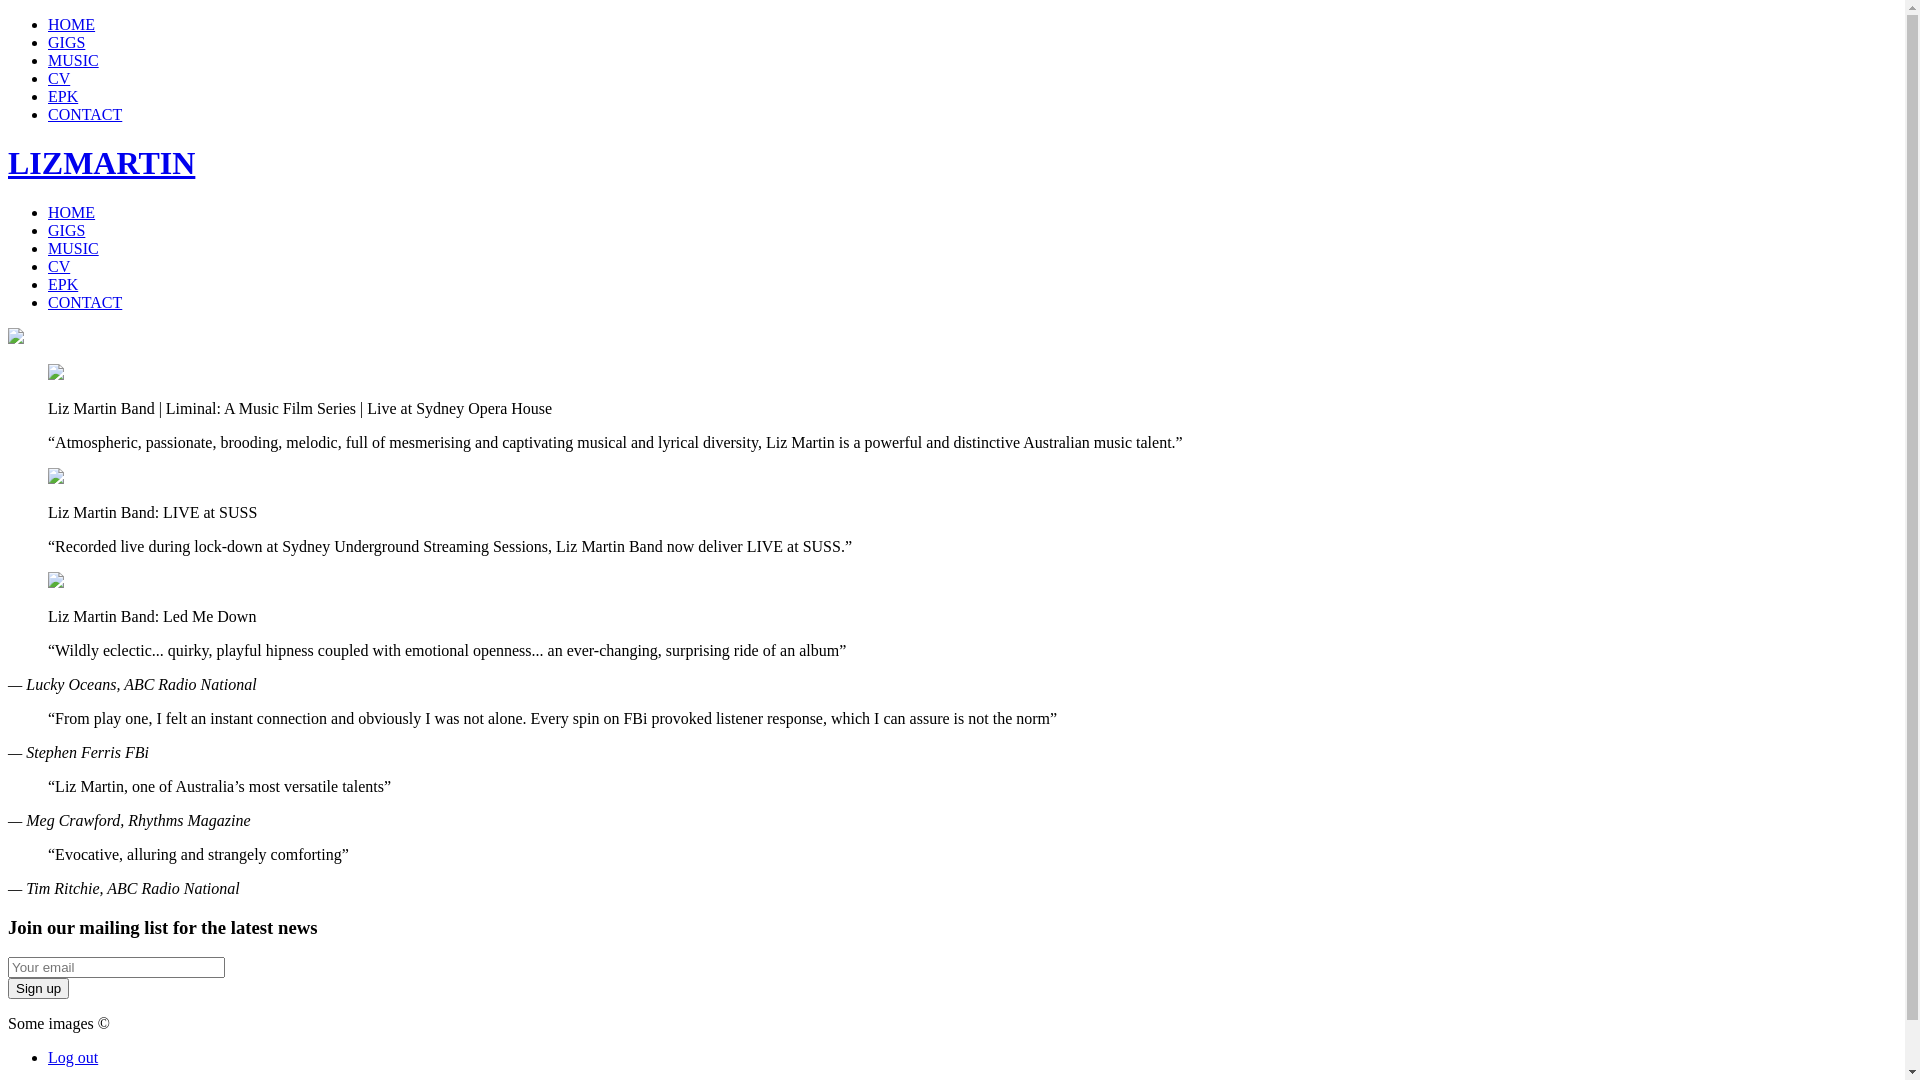 The width and height of the screenshot is (1920, 1080). What do you see at coordinates (48, 42) in the screenshot?
I see `'GIGS'` at bounding box center [48, 42].